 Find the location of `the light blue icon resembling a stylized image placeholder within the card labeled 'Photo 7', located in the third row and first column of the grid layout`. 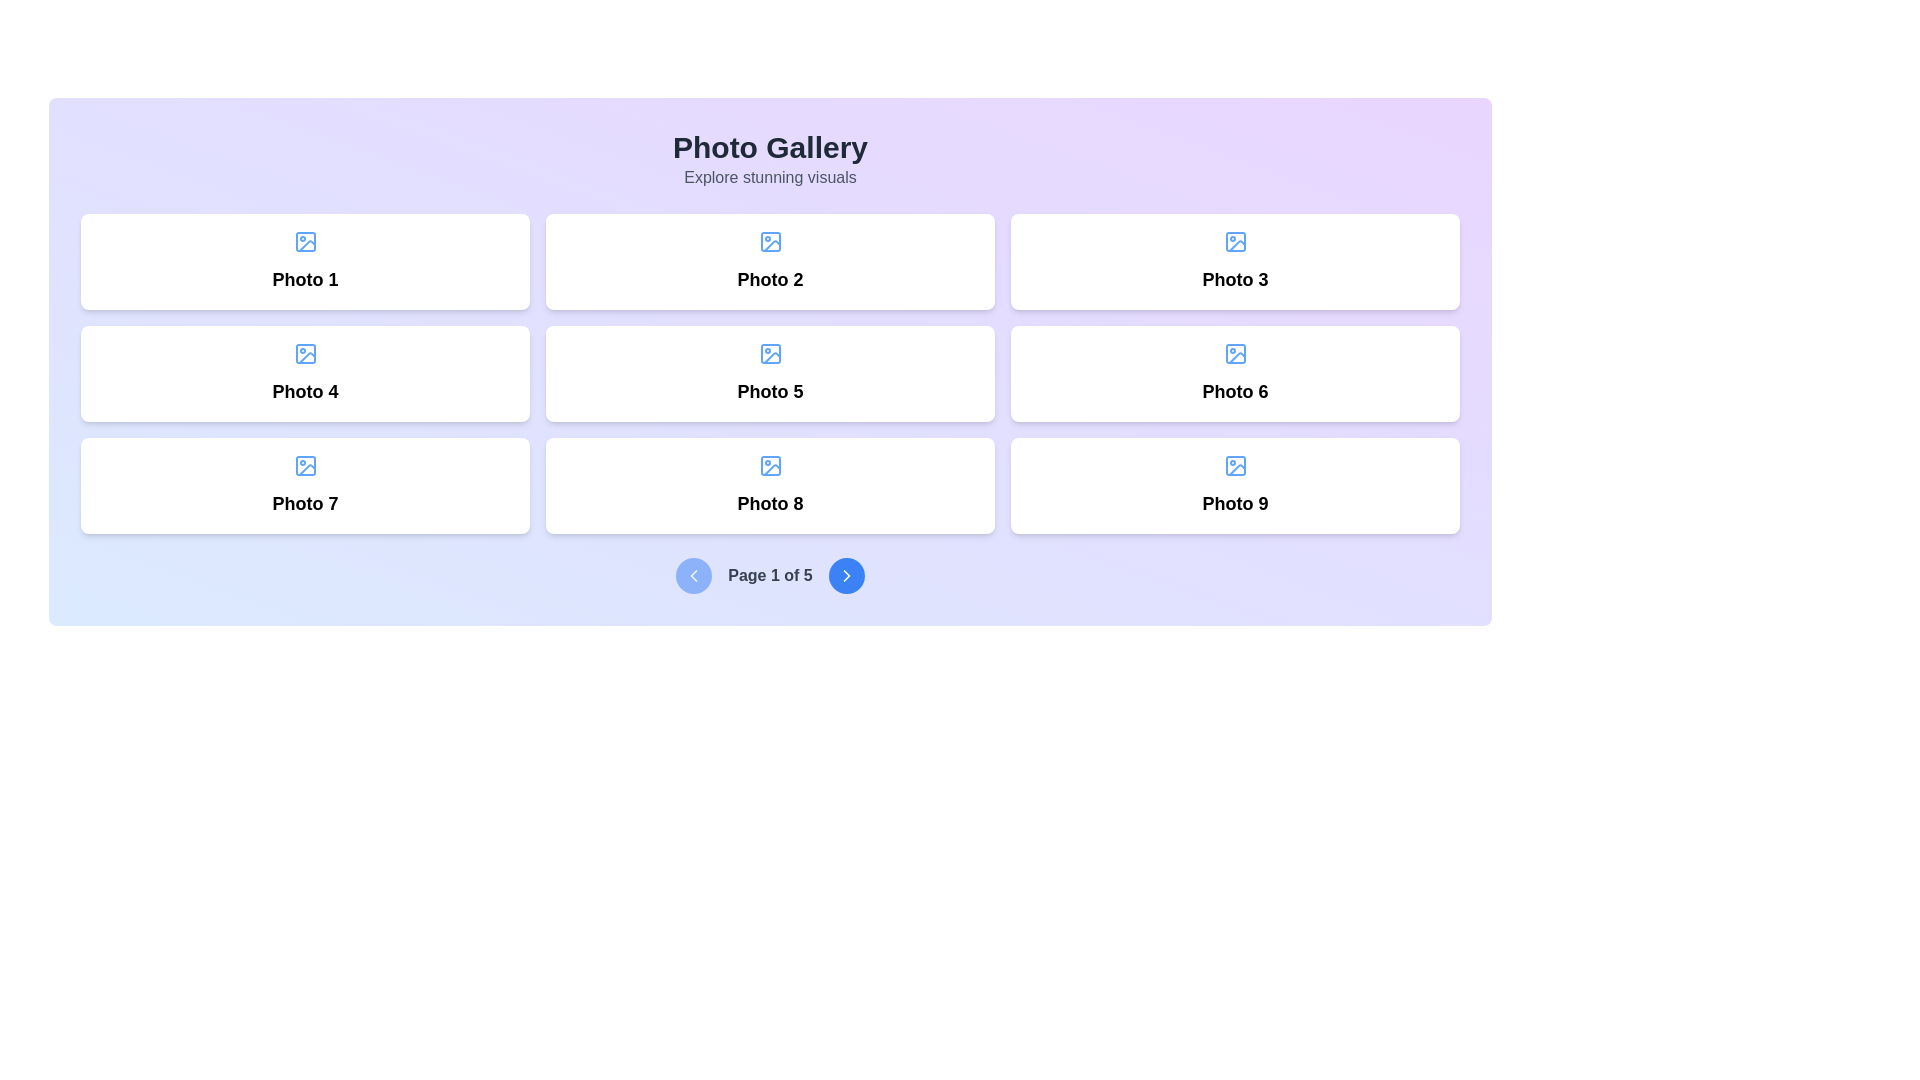

the light blue icon resembling a stylized image placeholder within the card labeled 'Photo 7', located in the third row and first column of the grid layout is located at coordinates (304, 466).